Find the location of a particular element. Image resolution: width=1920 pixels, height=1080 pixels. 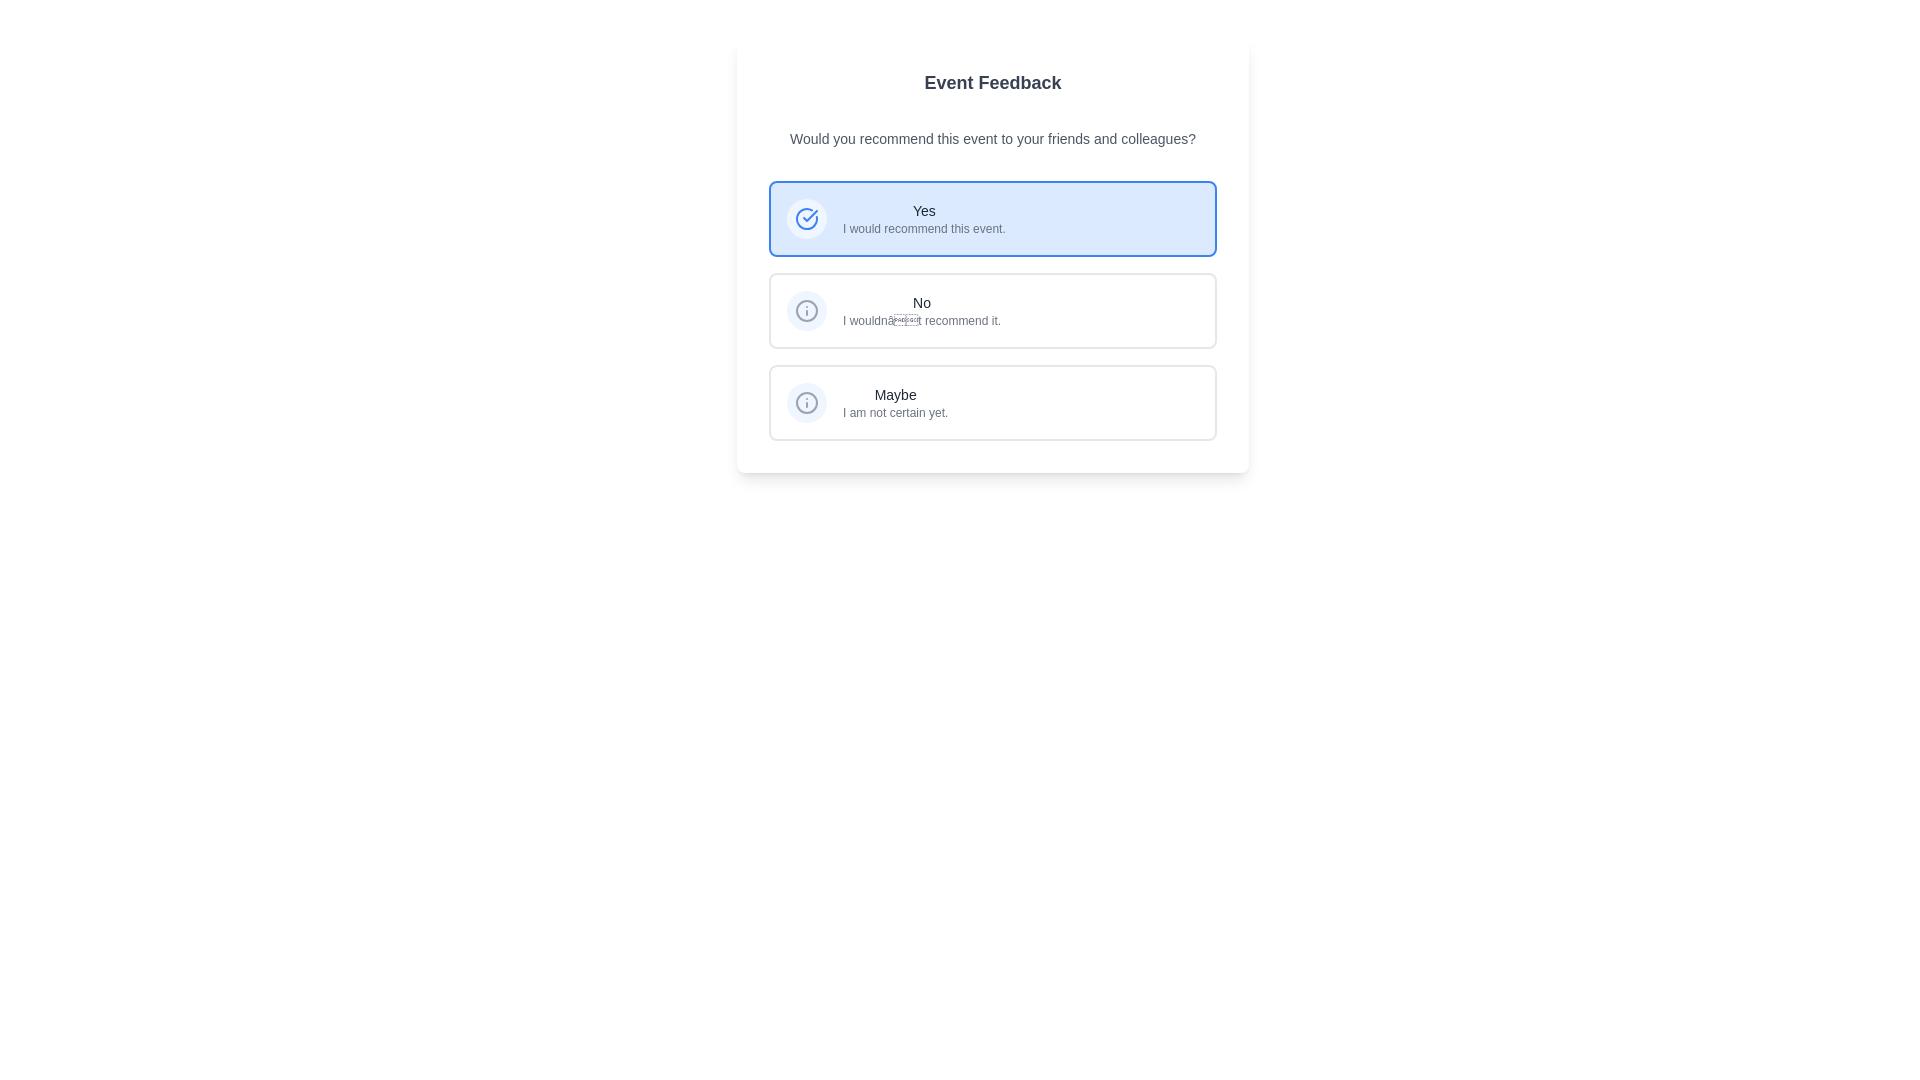

the middle button labeled 'No' with the smaller text 'I wouldn’t recommend it.' and an icon on the left is located at coordinates (993, 311).